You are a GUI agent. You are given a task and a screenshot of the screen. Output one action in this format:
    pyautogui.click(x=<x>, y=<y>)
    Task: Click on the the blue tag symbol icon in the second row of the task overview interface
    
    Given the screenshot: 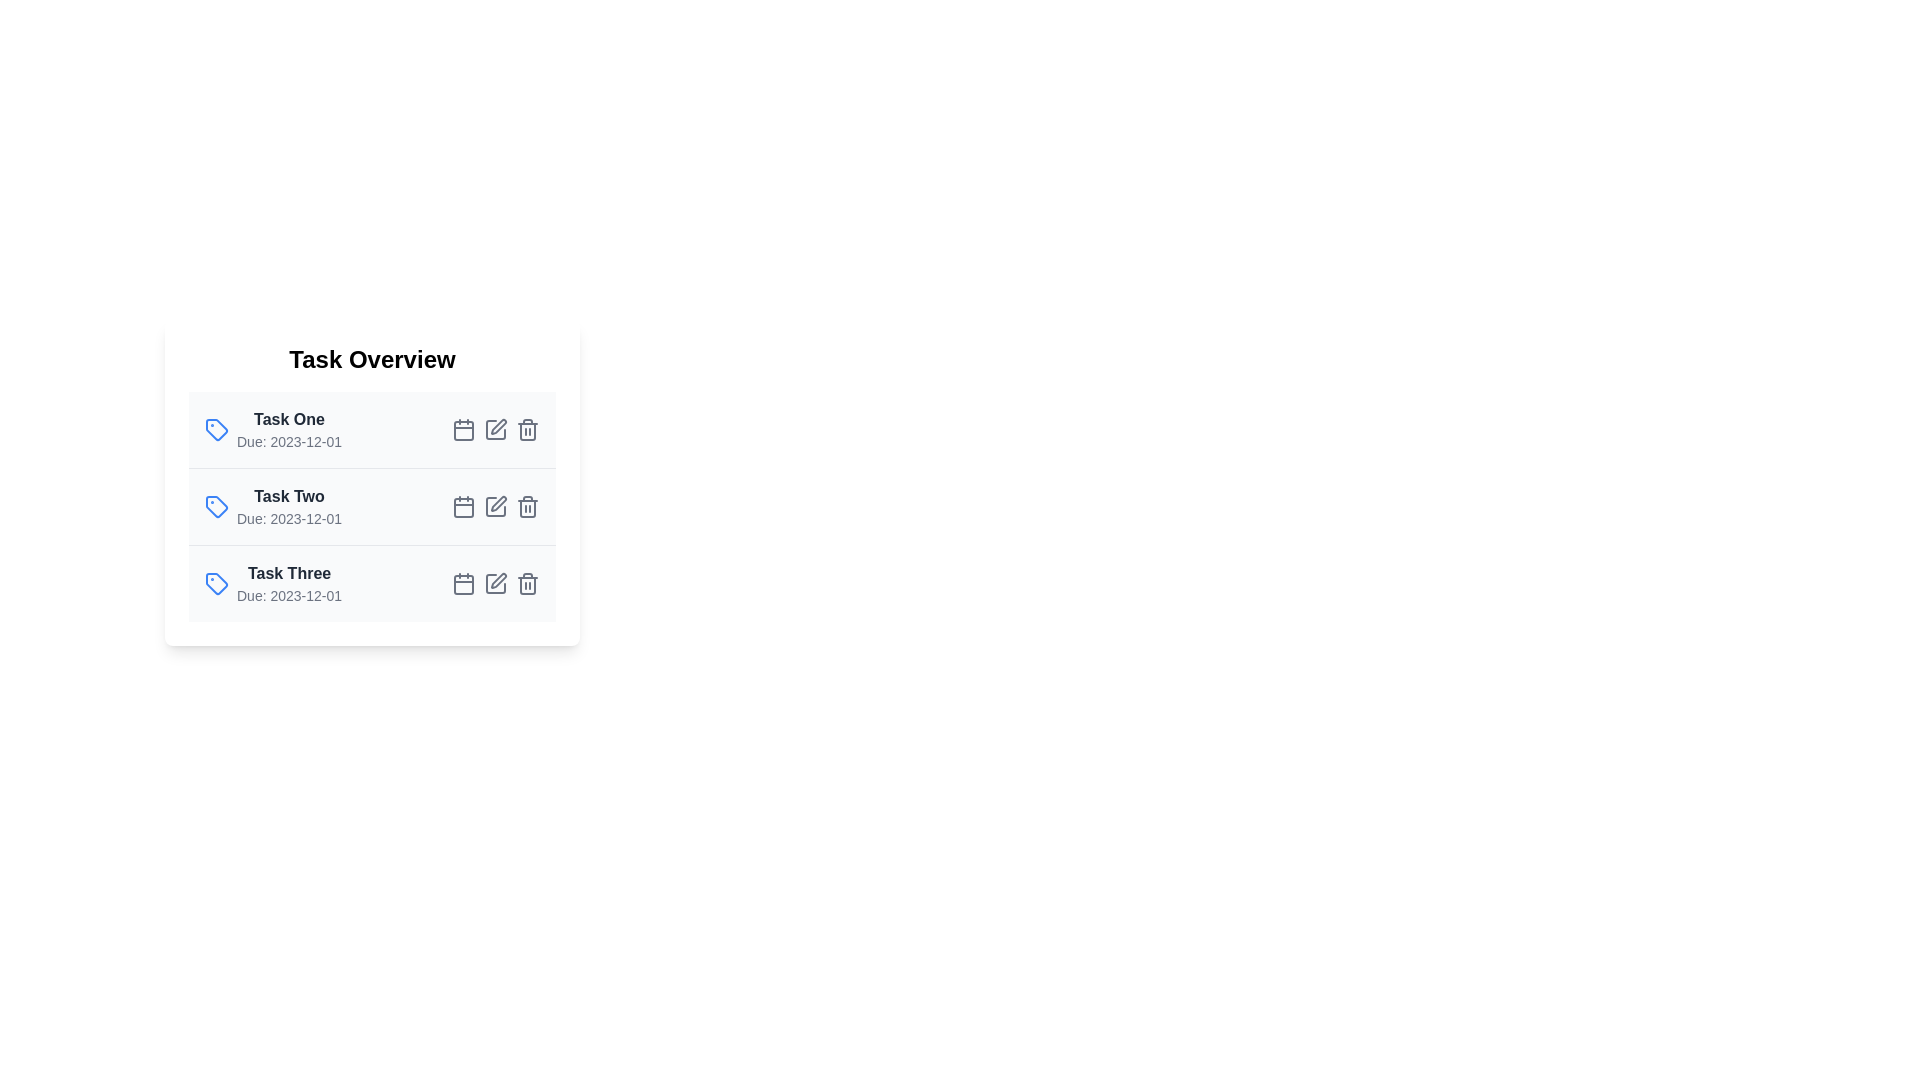 What is the action you would take?
    pyautogui.click(x=216, y=505)
    